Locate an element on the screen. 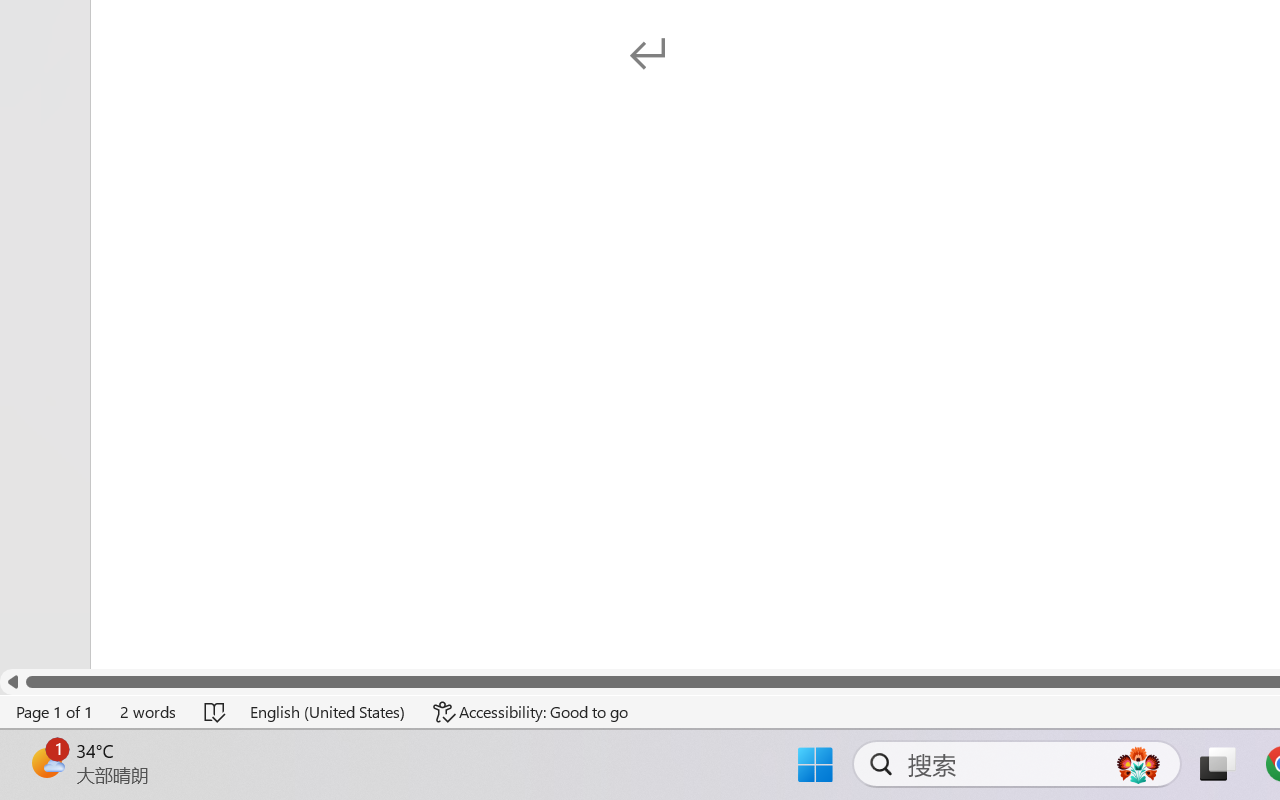  'Word Count 2 words' is located at coordinates (148, 711).